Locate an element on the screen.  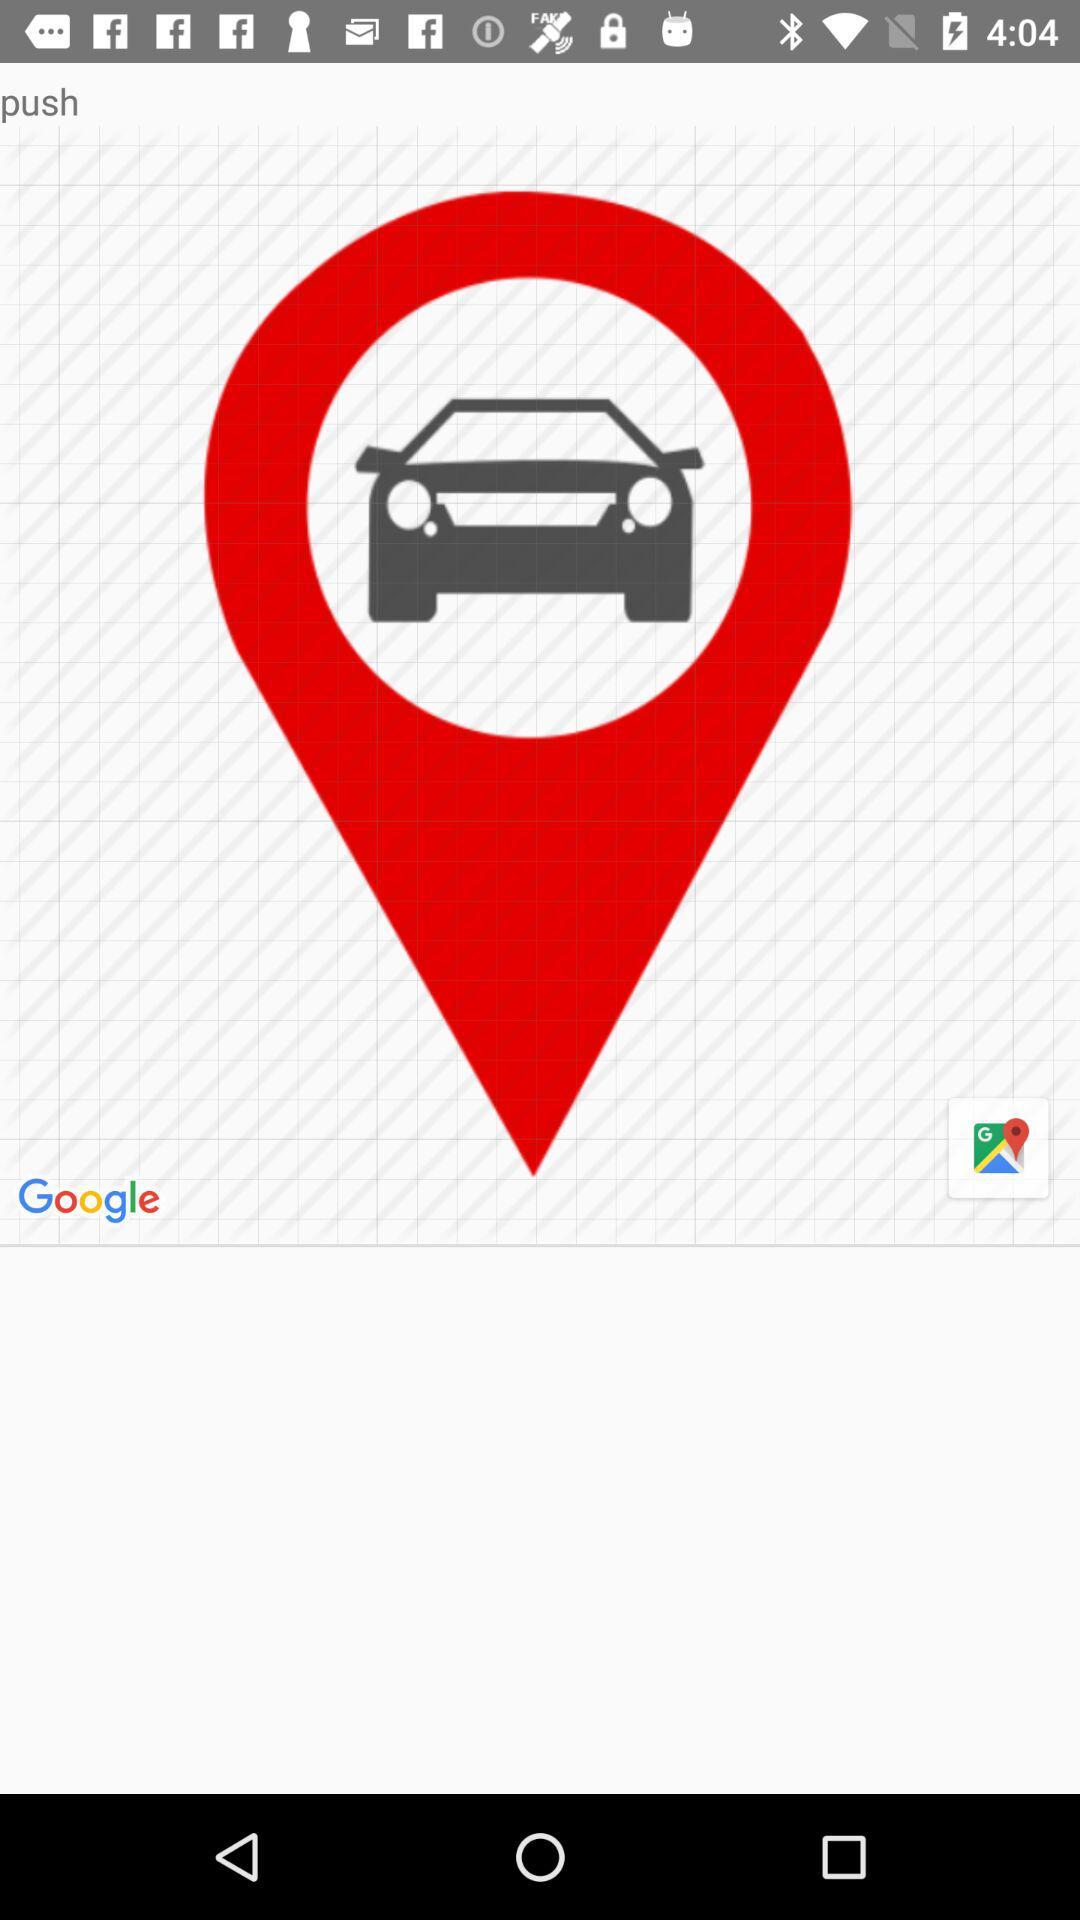
item below push is located at coordinates (92, 1200).